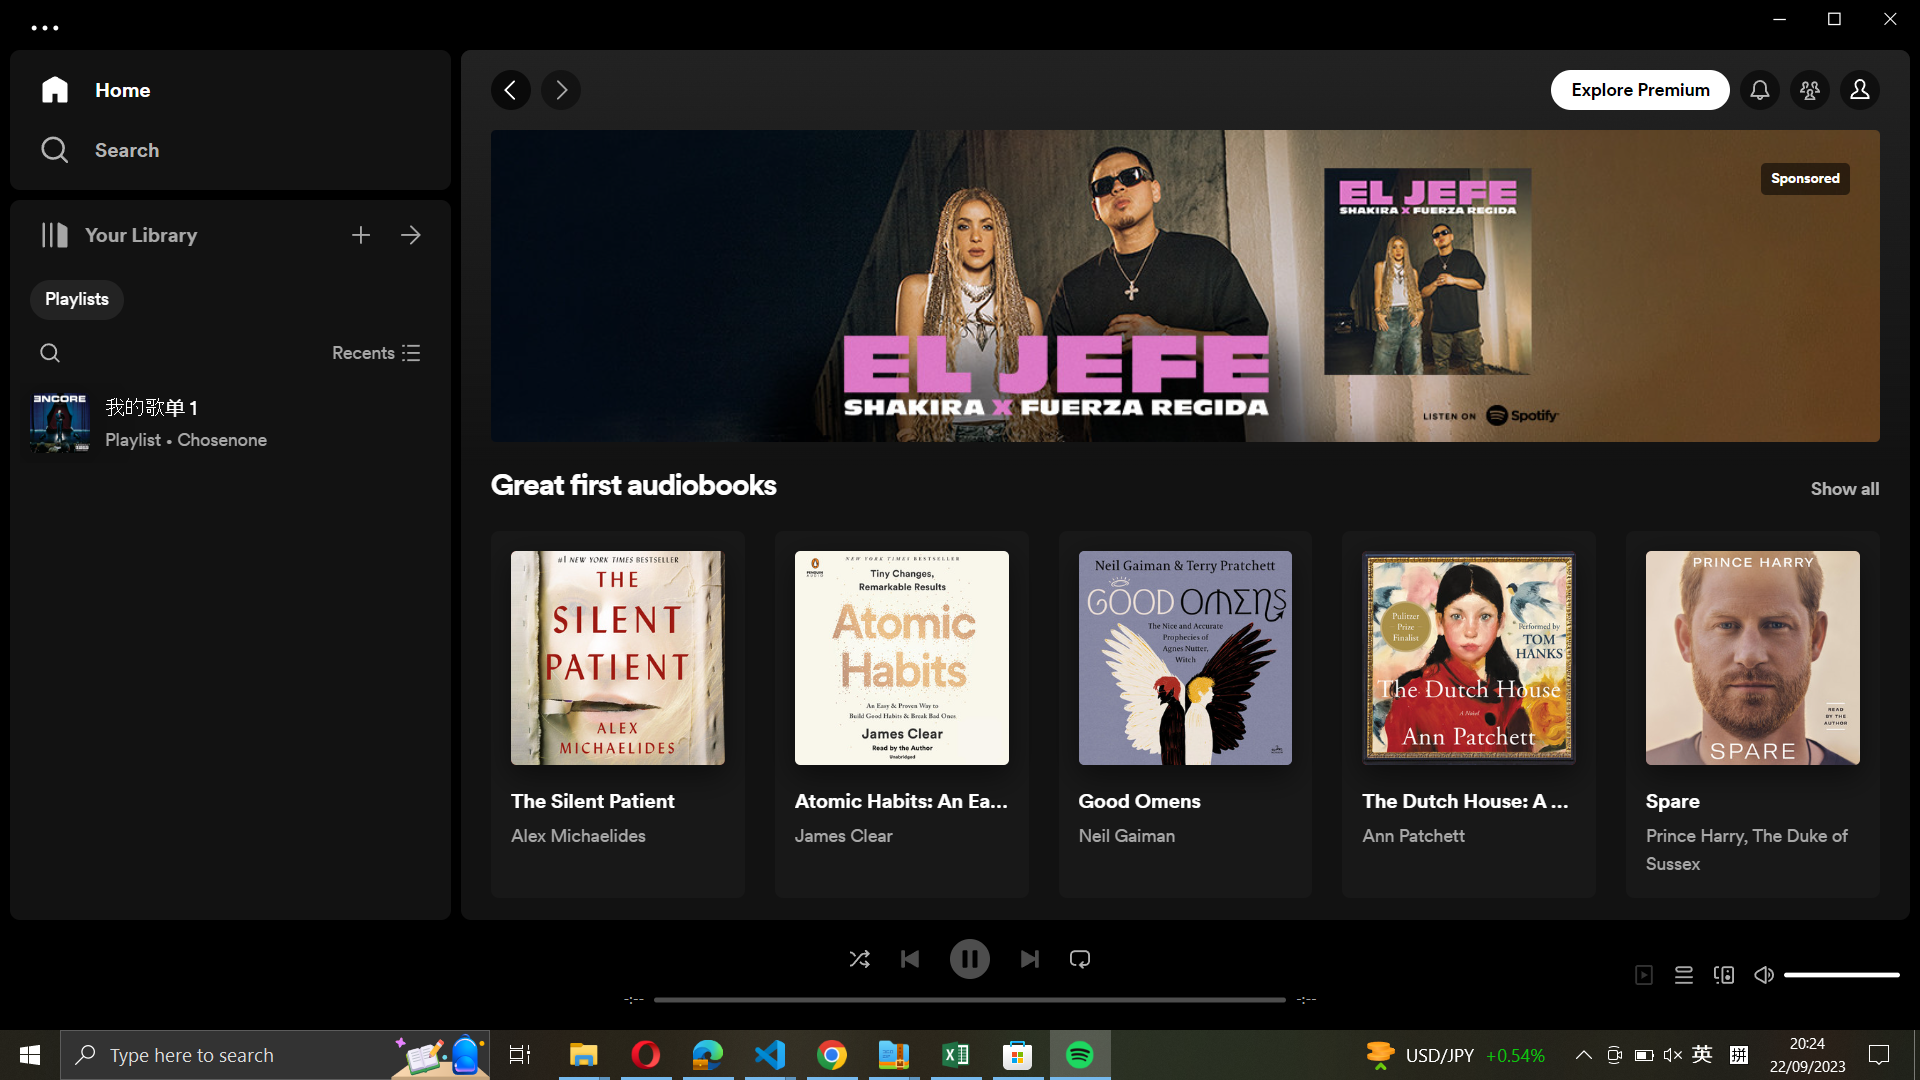 This screenshot has width=1920, height=1080. I want to click on explore premium section, so click(1642, 88).